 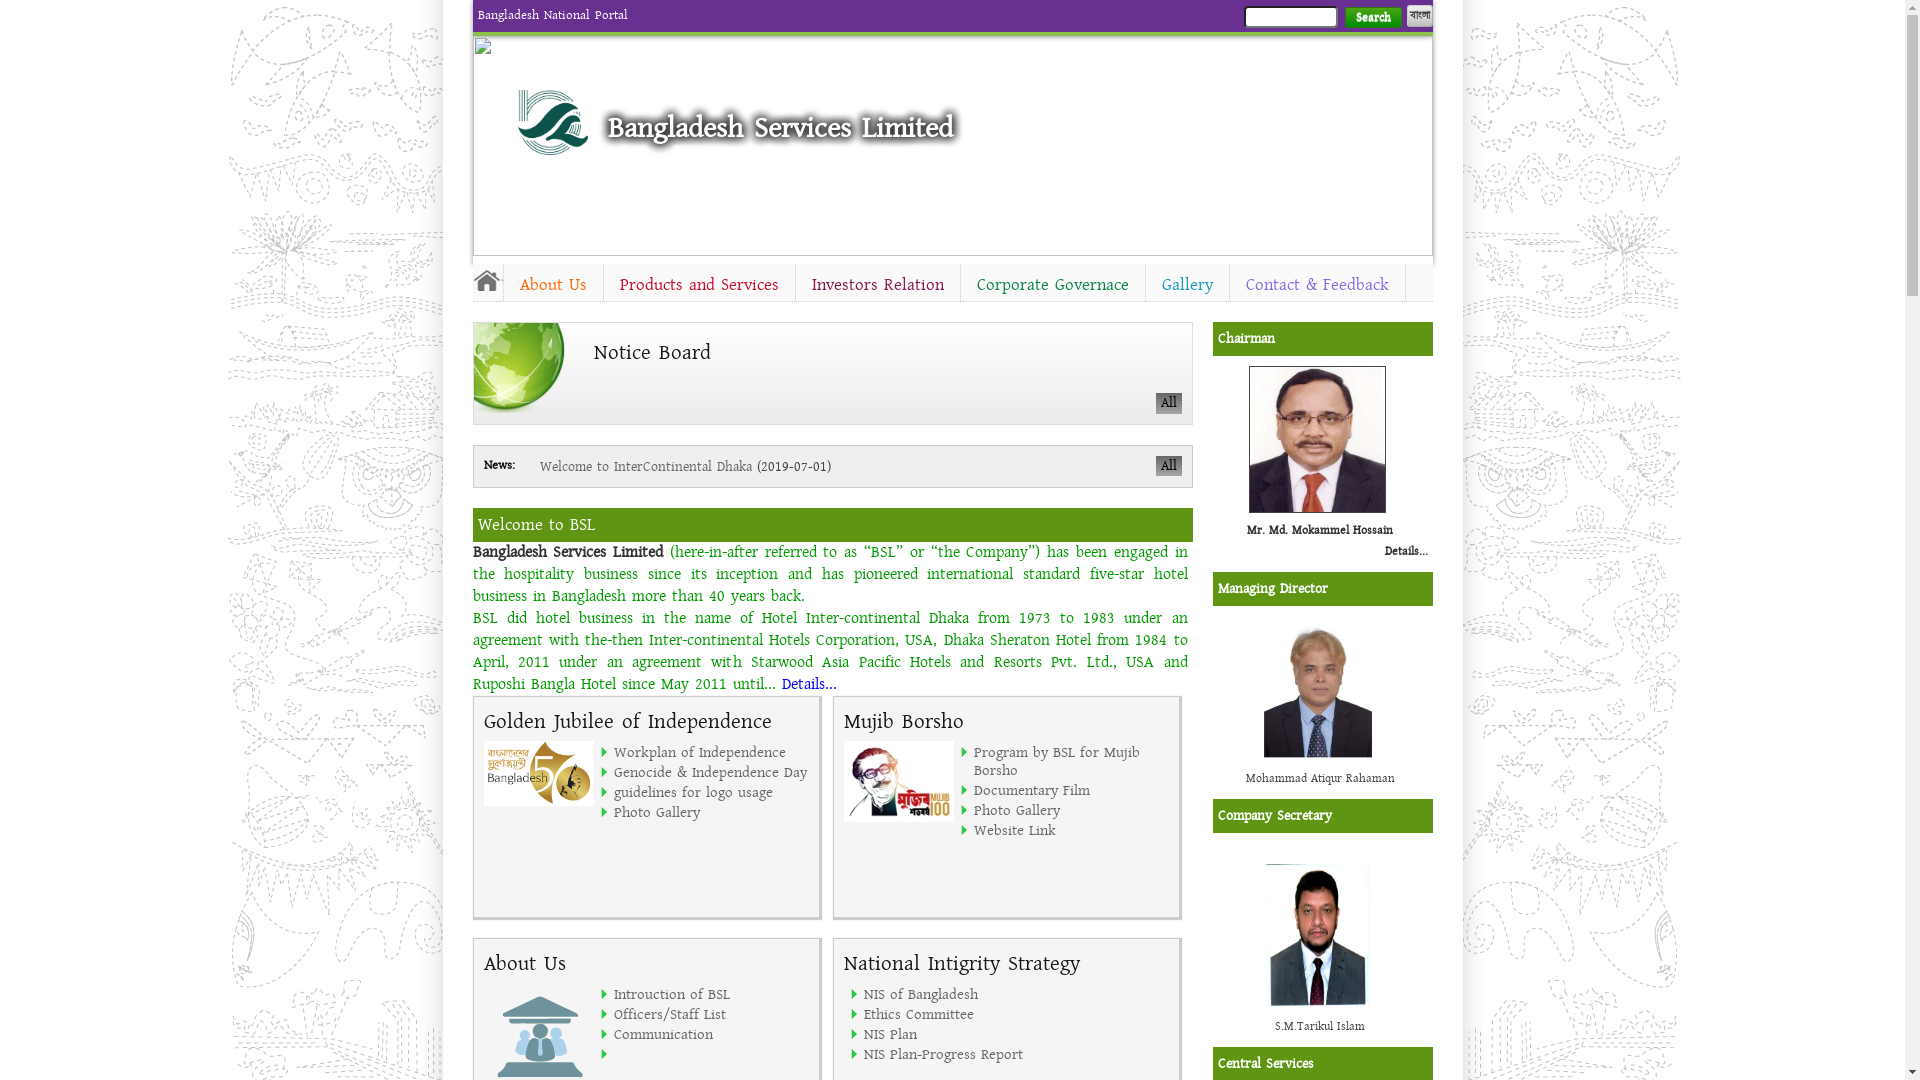 What do you see at coordinates (552, 122) in the screenshot?
I see `'Home'` at bounding box center [552, 122].